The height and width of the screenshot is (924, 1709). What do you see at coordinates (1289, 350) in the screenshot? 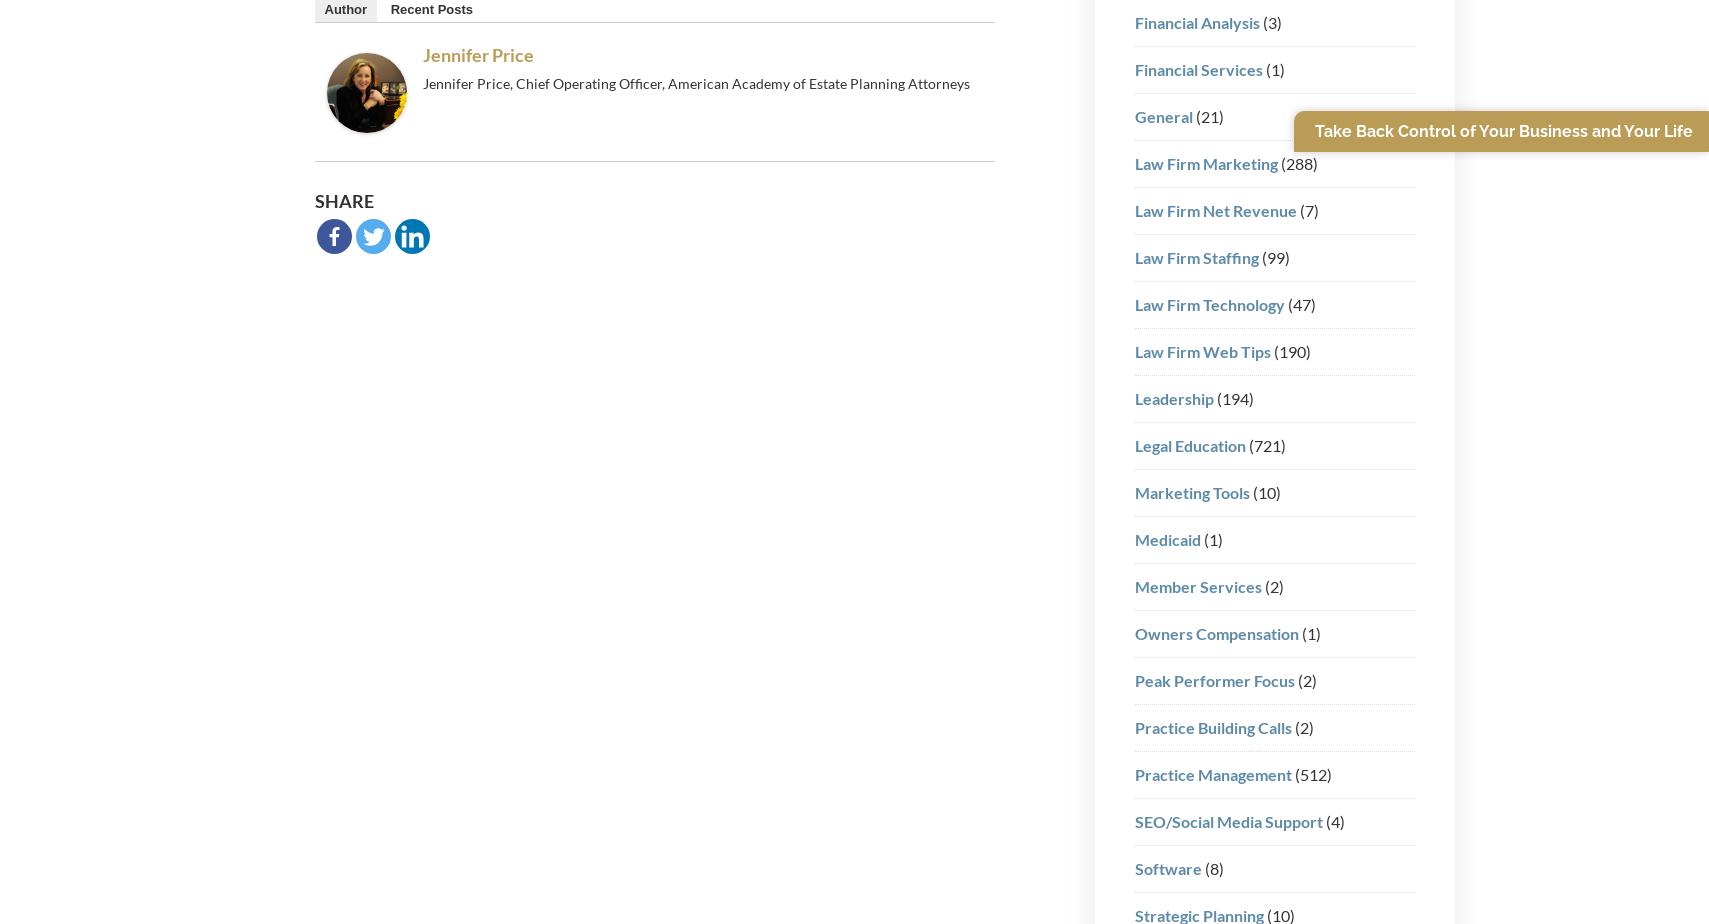
I see `'(190)'` at bounding box center [1289, 350].